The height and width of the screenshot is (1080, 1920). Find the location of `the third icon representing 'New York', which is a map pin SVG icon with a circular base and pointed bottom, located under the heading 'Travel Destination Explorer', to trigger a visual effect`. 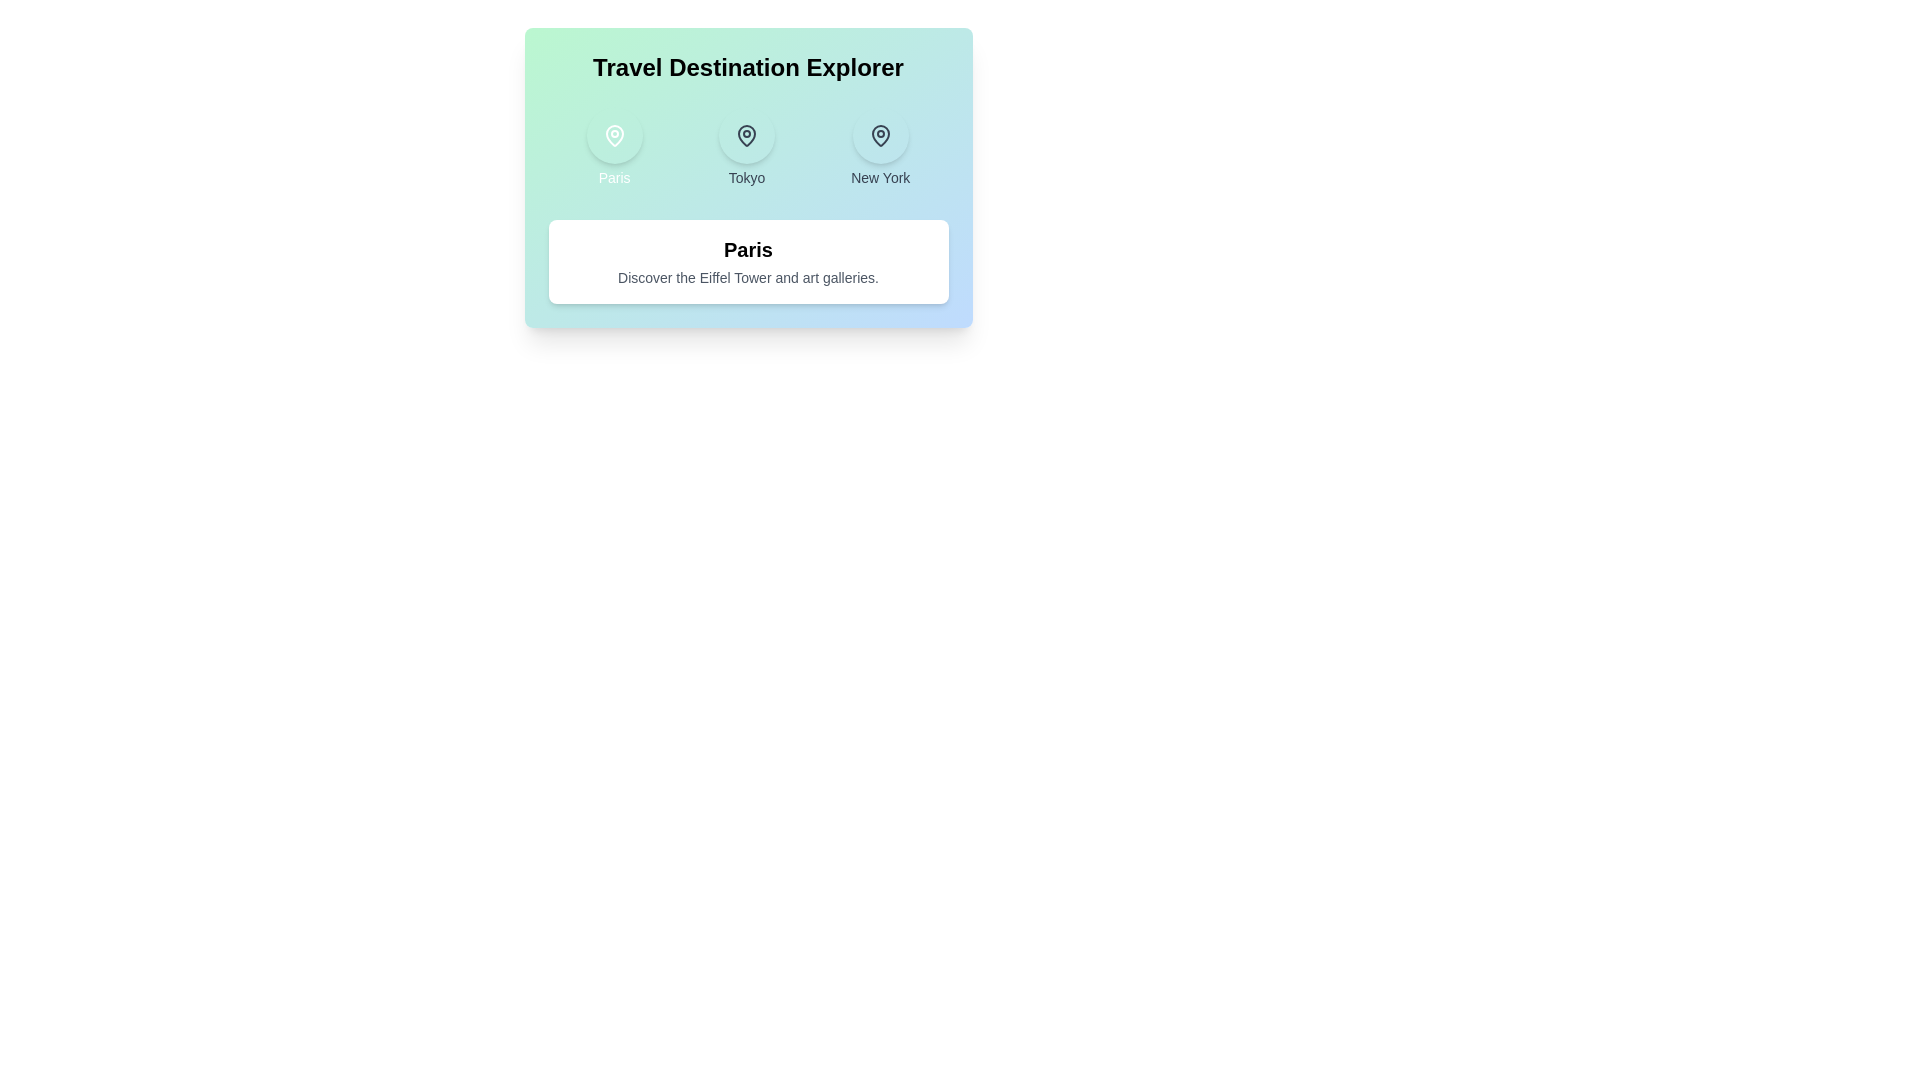

the third icon representing 'New York', which is a map pin SVG icon with a circular base and pointed bottom, located under the heading 'Travel Destination Explorer', to trigger a visual effect is located at coordinates (880, 135).